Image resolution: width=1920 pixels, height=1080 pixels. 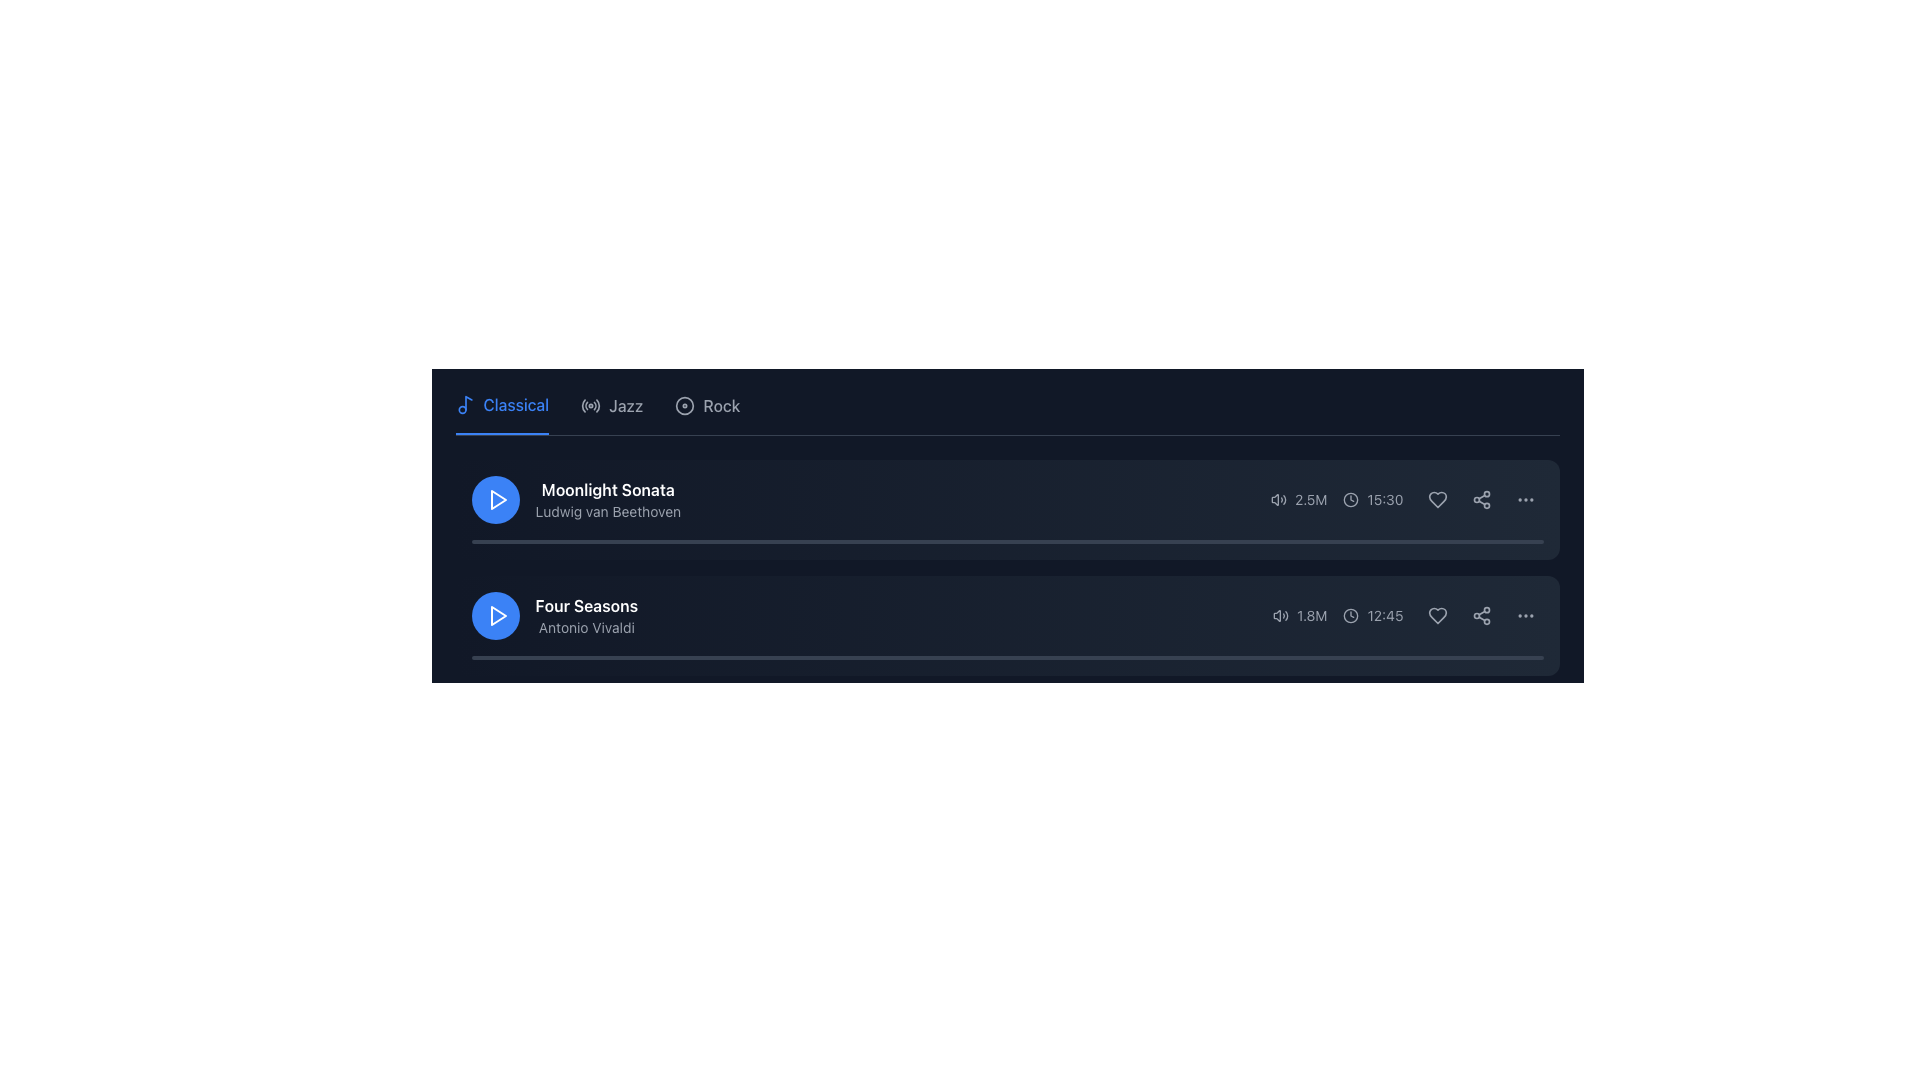 What do you see at coordinates (464, 405) in the screenshot?
I see `the 'Classical' music category icon located at the beginning of the section in the navigation bar` at bounding box center [464, 405].